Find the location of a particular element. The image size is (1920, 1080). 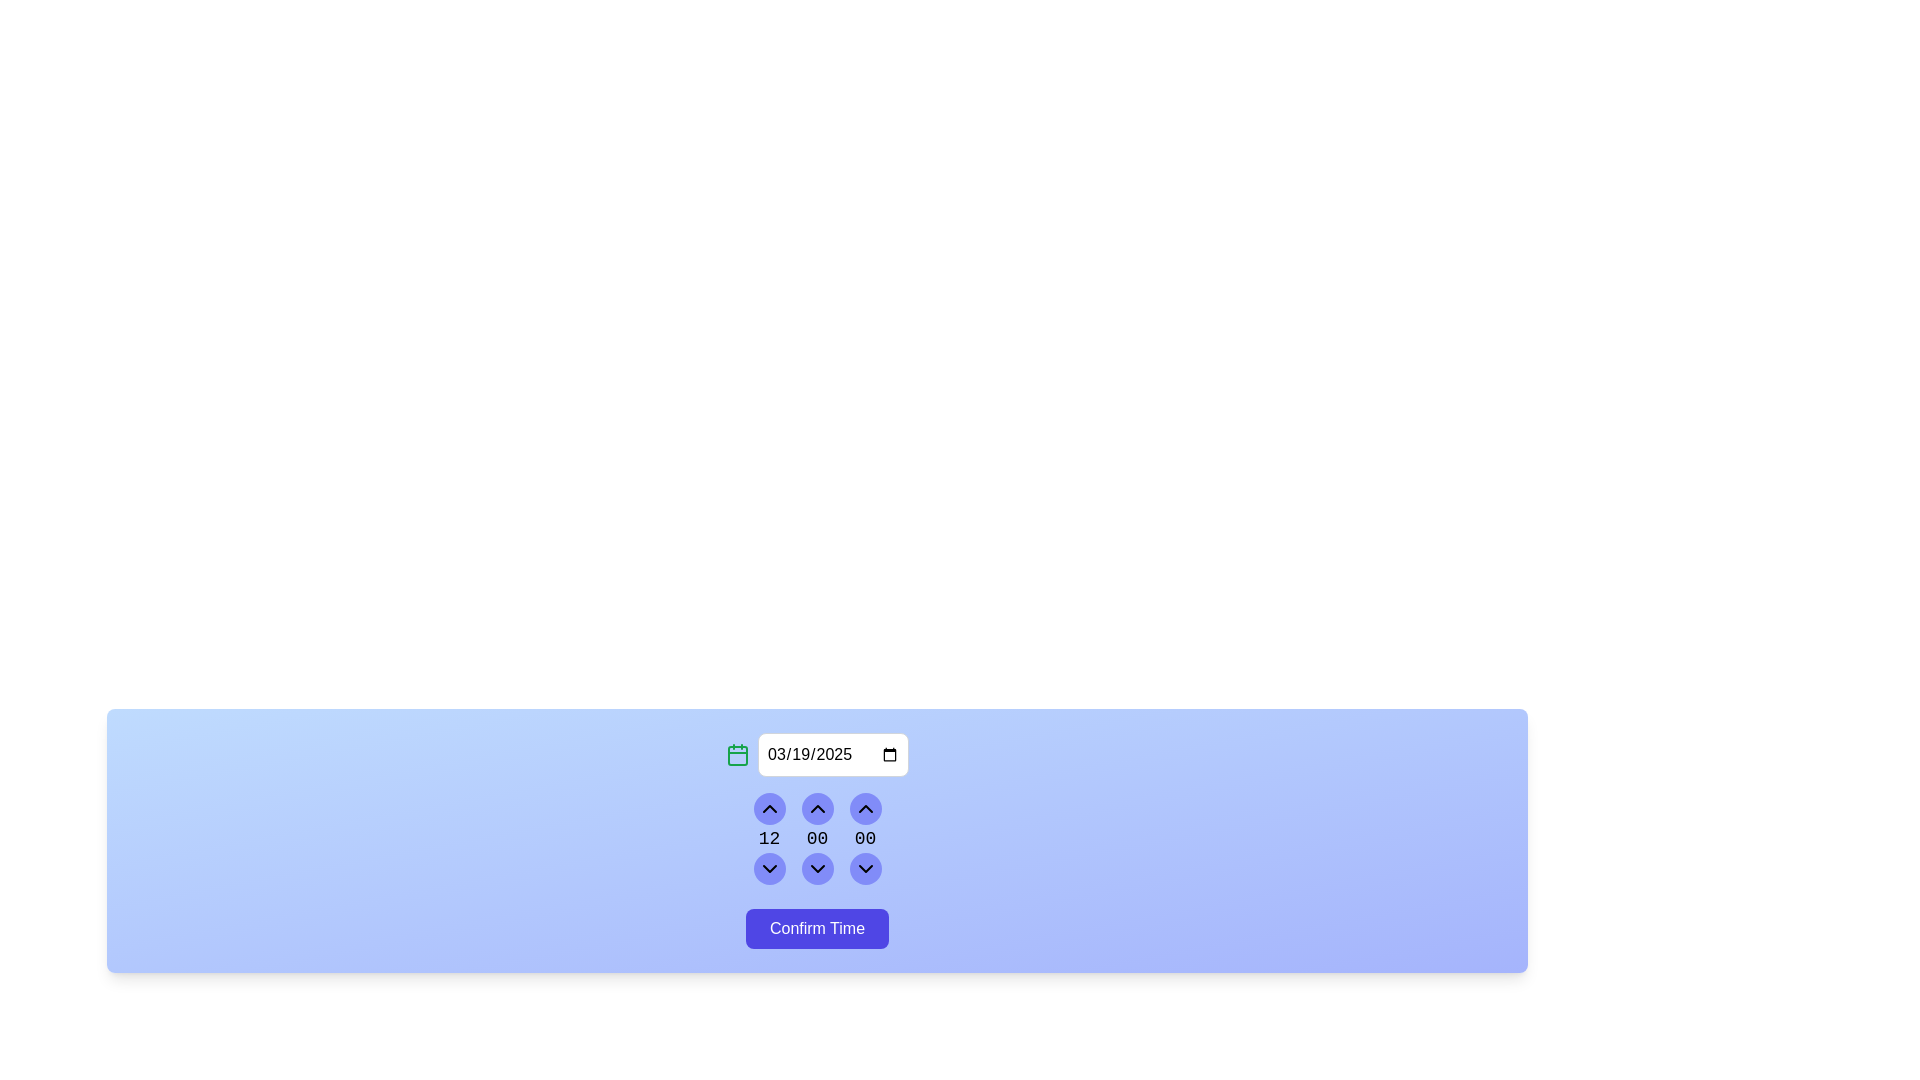

the upper button in the column of three interactive buttons to increment the counter value displayed as '00' below it is located at coordinates (817, 808).